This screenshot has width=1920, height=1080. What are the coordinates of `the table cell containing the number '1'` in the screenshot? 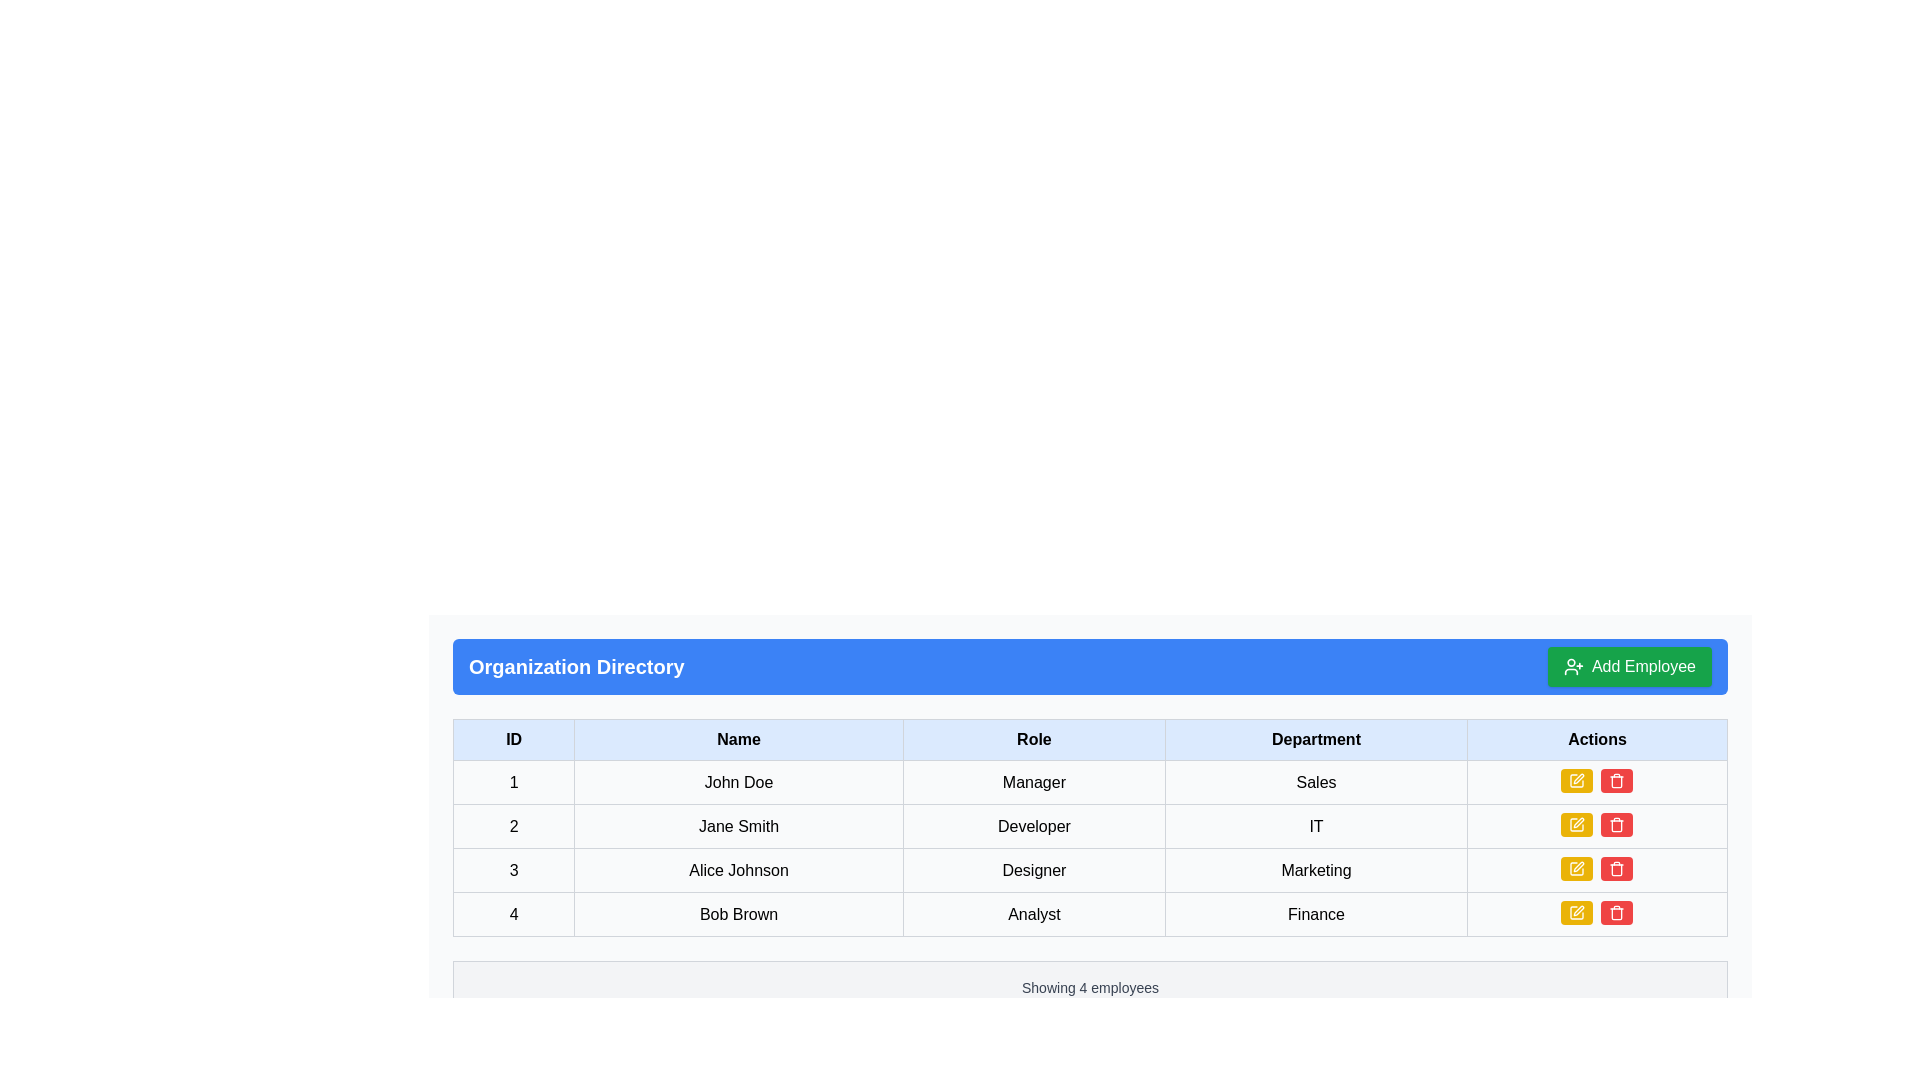 It's located at (514, 781).